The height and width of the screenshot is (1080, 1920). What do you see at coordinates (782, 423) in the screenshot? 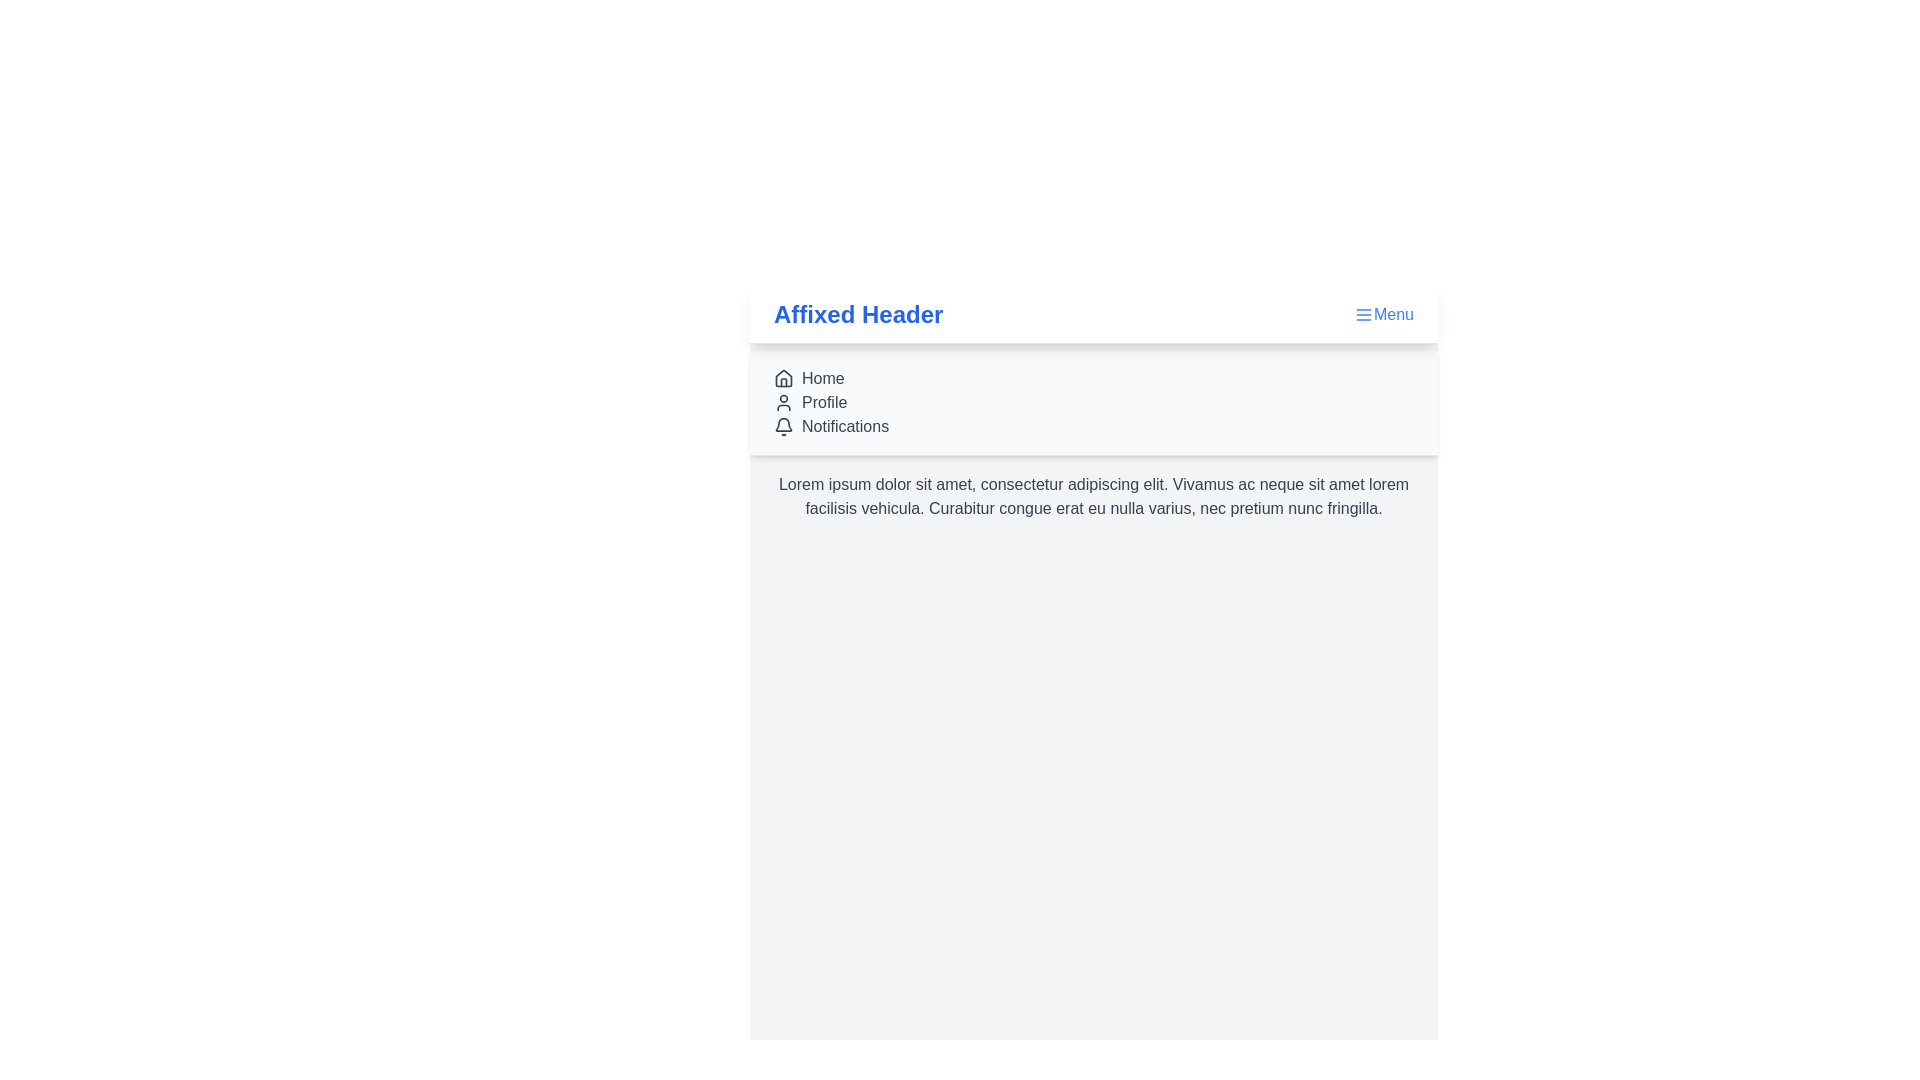
I see `the notifications icon located in the navigation menu, which indicates incoming messages or alerts` at bounding box center [782, 423].